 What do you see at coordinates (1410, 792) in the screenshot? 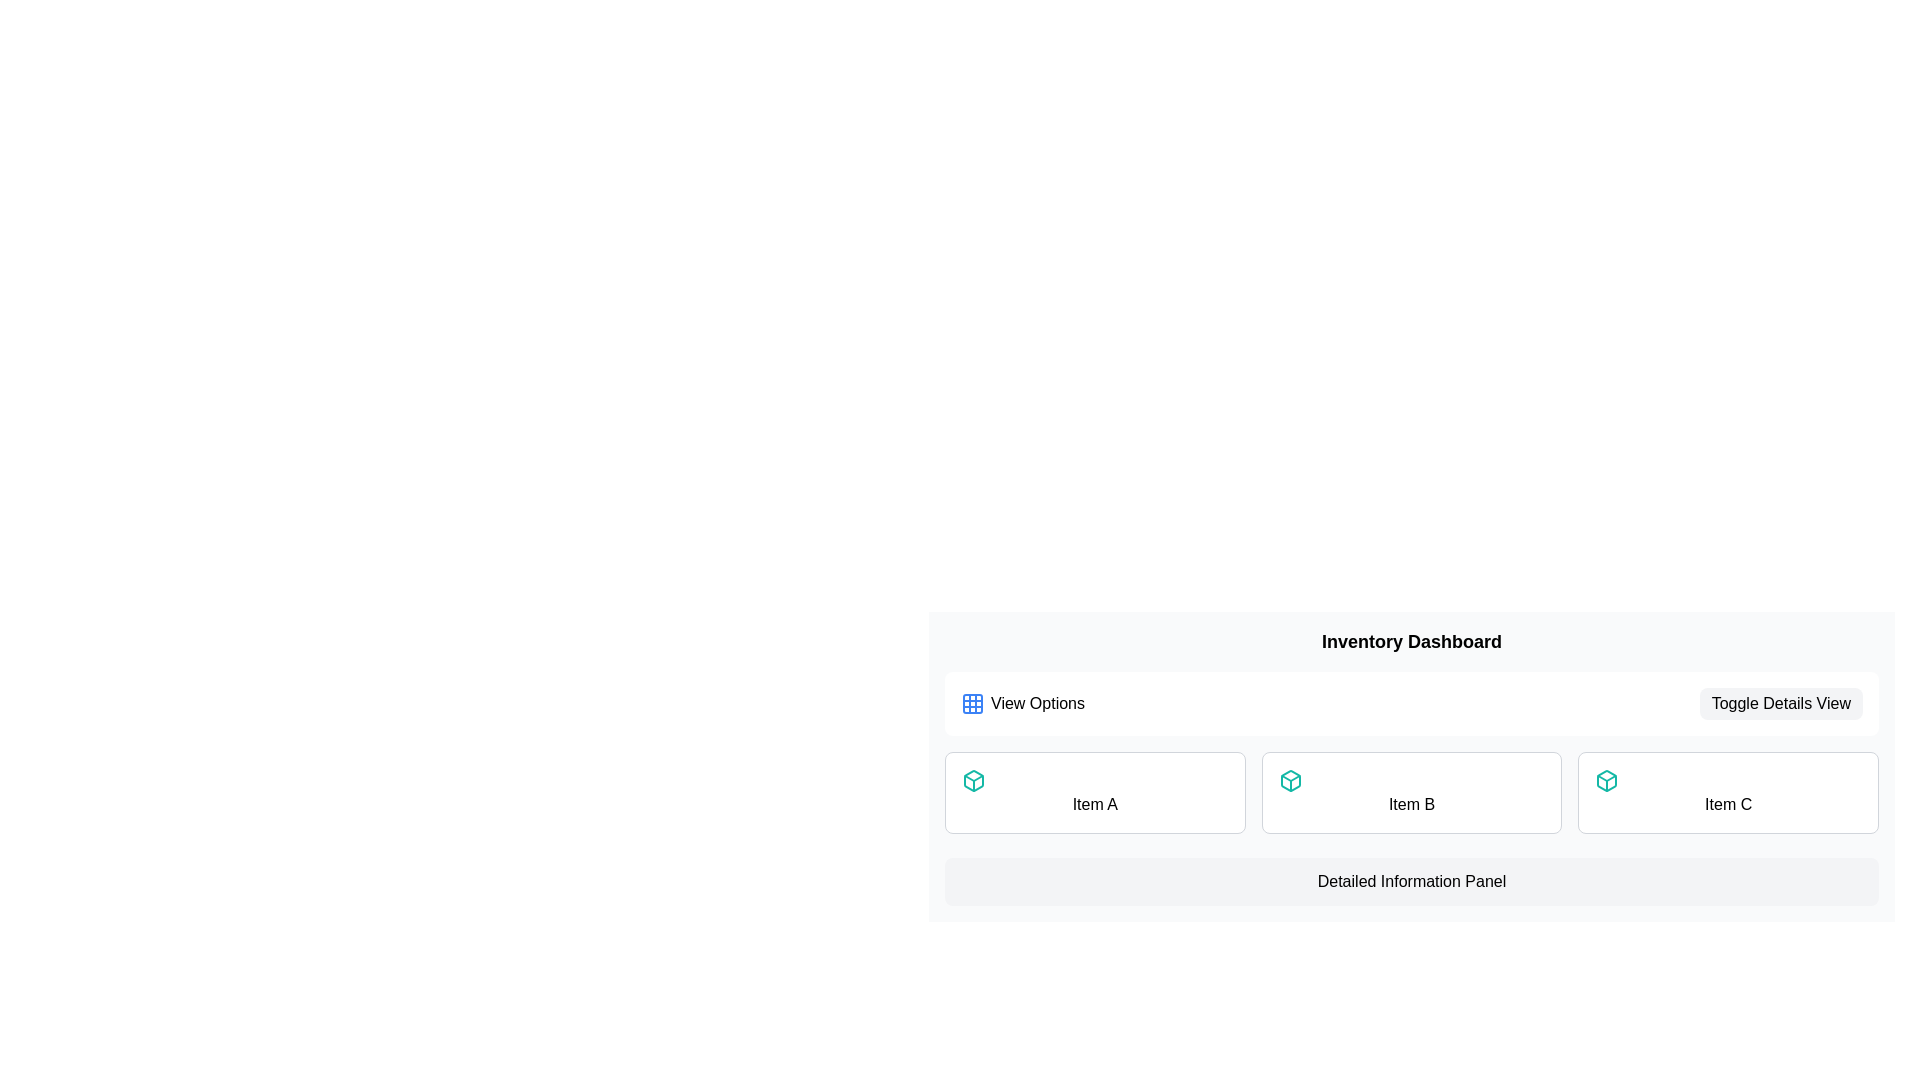
I see `'Item B' in the central group of labeled items with icons on the Inventory Dashboard` at bounding box center [1410, 792].